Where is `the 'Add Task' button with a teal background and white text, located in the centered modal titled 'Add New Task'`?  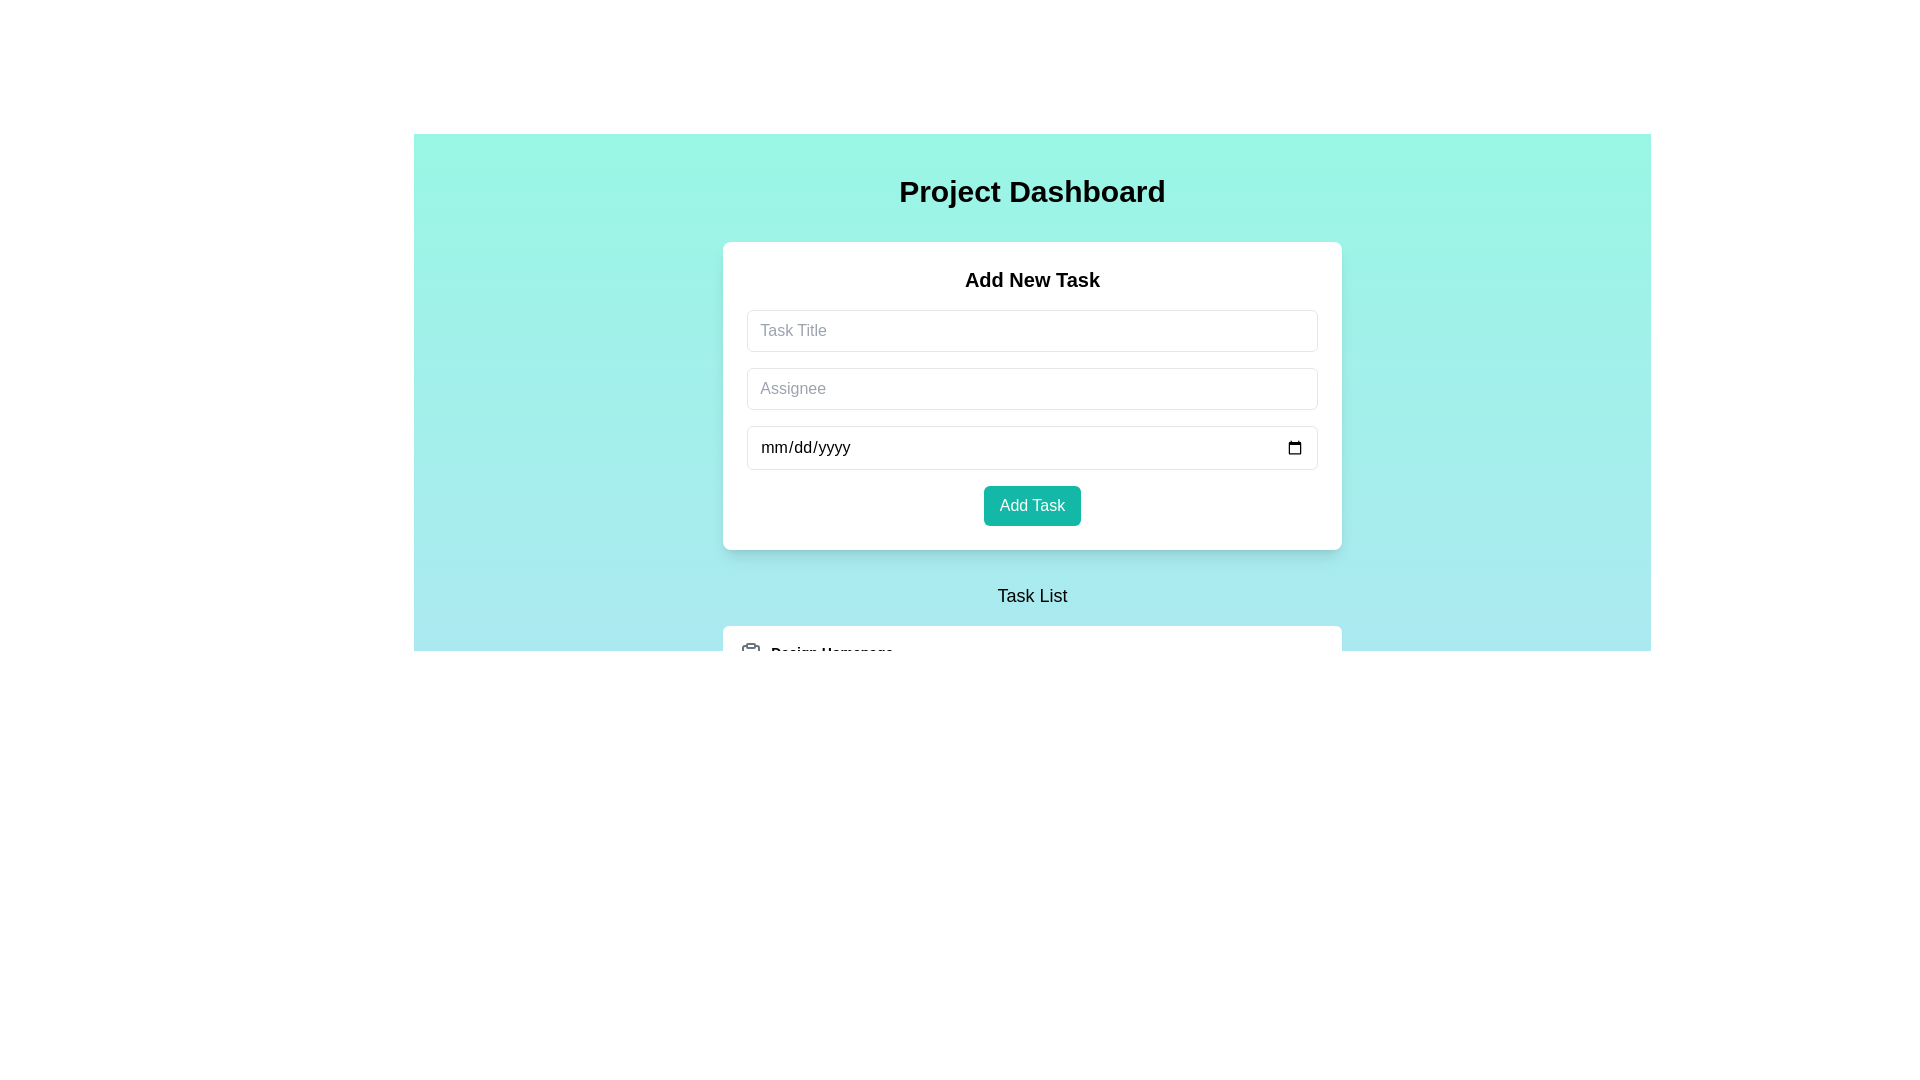
the 'Add Task' button with a teal background and white text, located in the centered modal titled 'Add New Task' is located at coordinates (1032, 504).